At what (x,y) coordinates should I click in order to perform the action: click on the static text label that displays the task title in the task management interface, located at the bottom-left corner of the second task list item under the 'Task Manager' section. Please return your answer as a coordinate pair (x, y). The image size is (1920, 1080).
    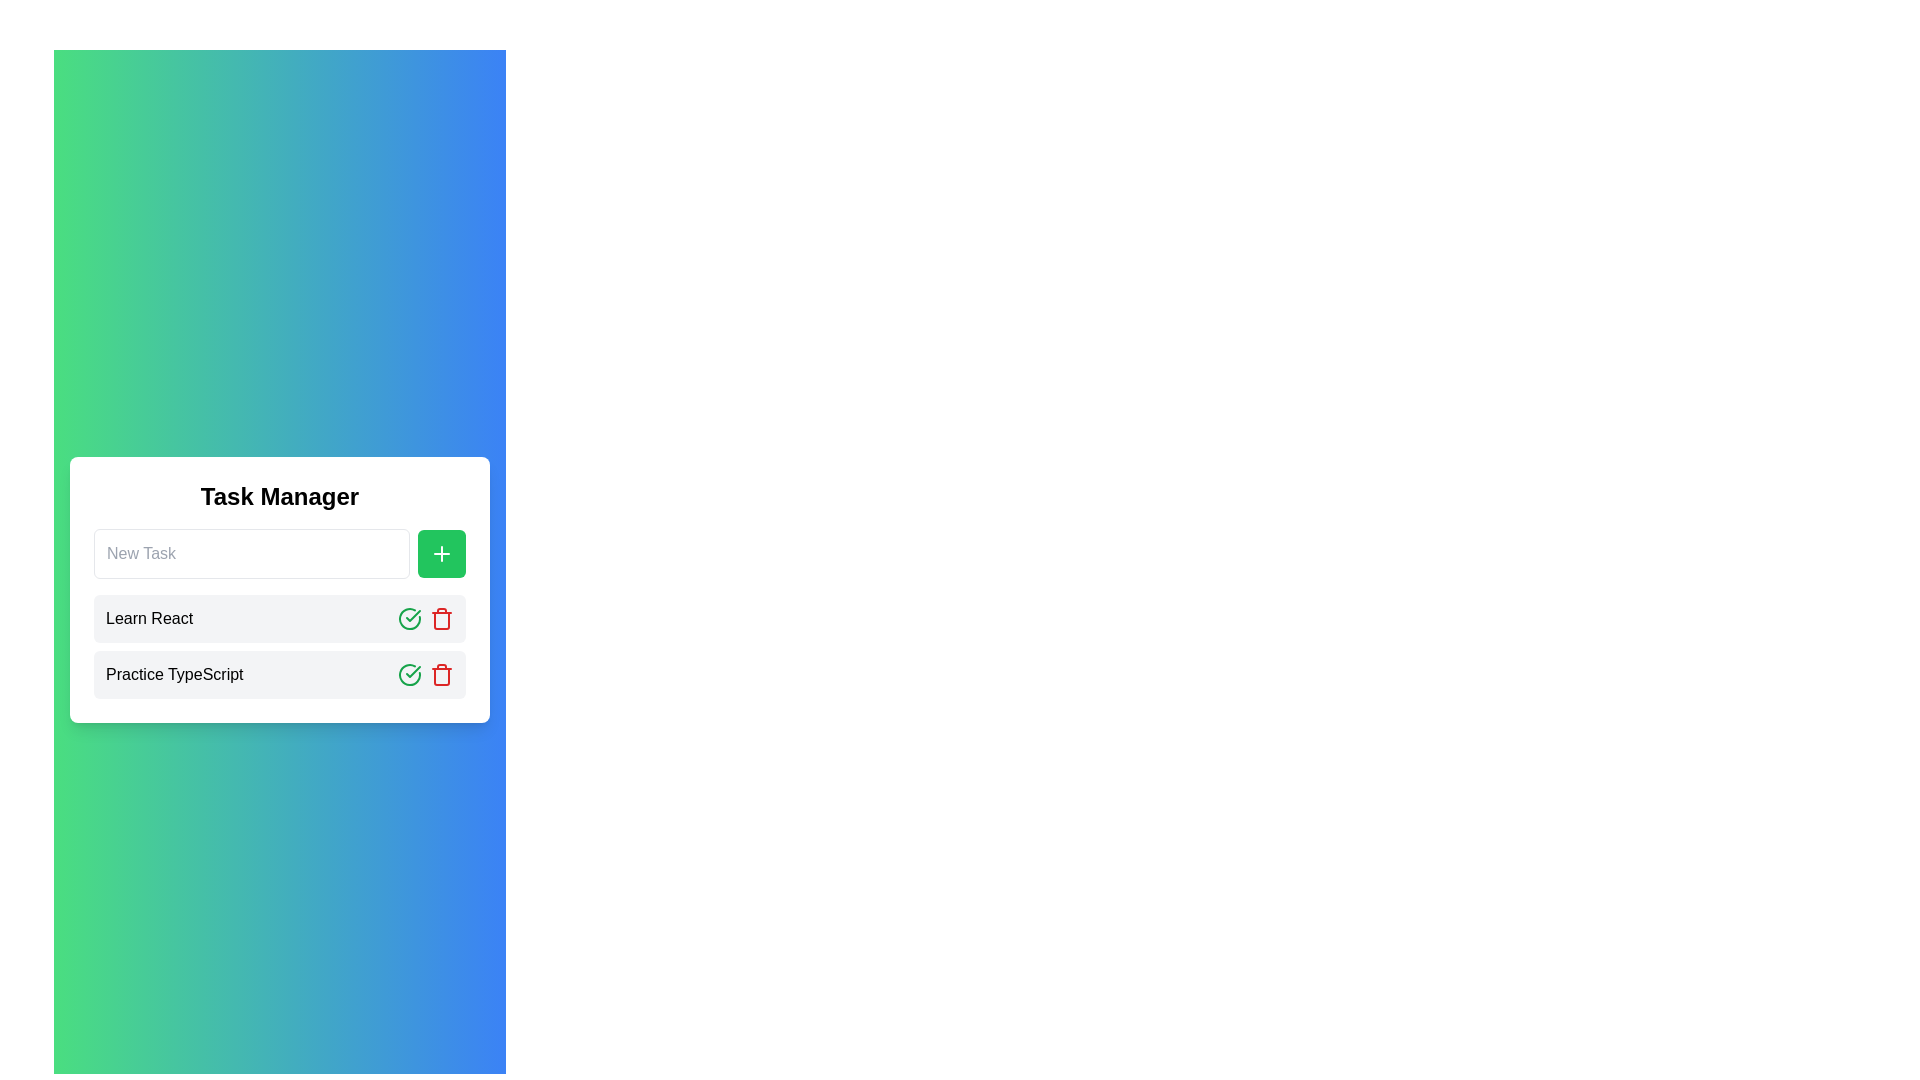
    Looking at the image, I should click on (174, 675).